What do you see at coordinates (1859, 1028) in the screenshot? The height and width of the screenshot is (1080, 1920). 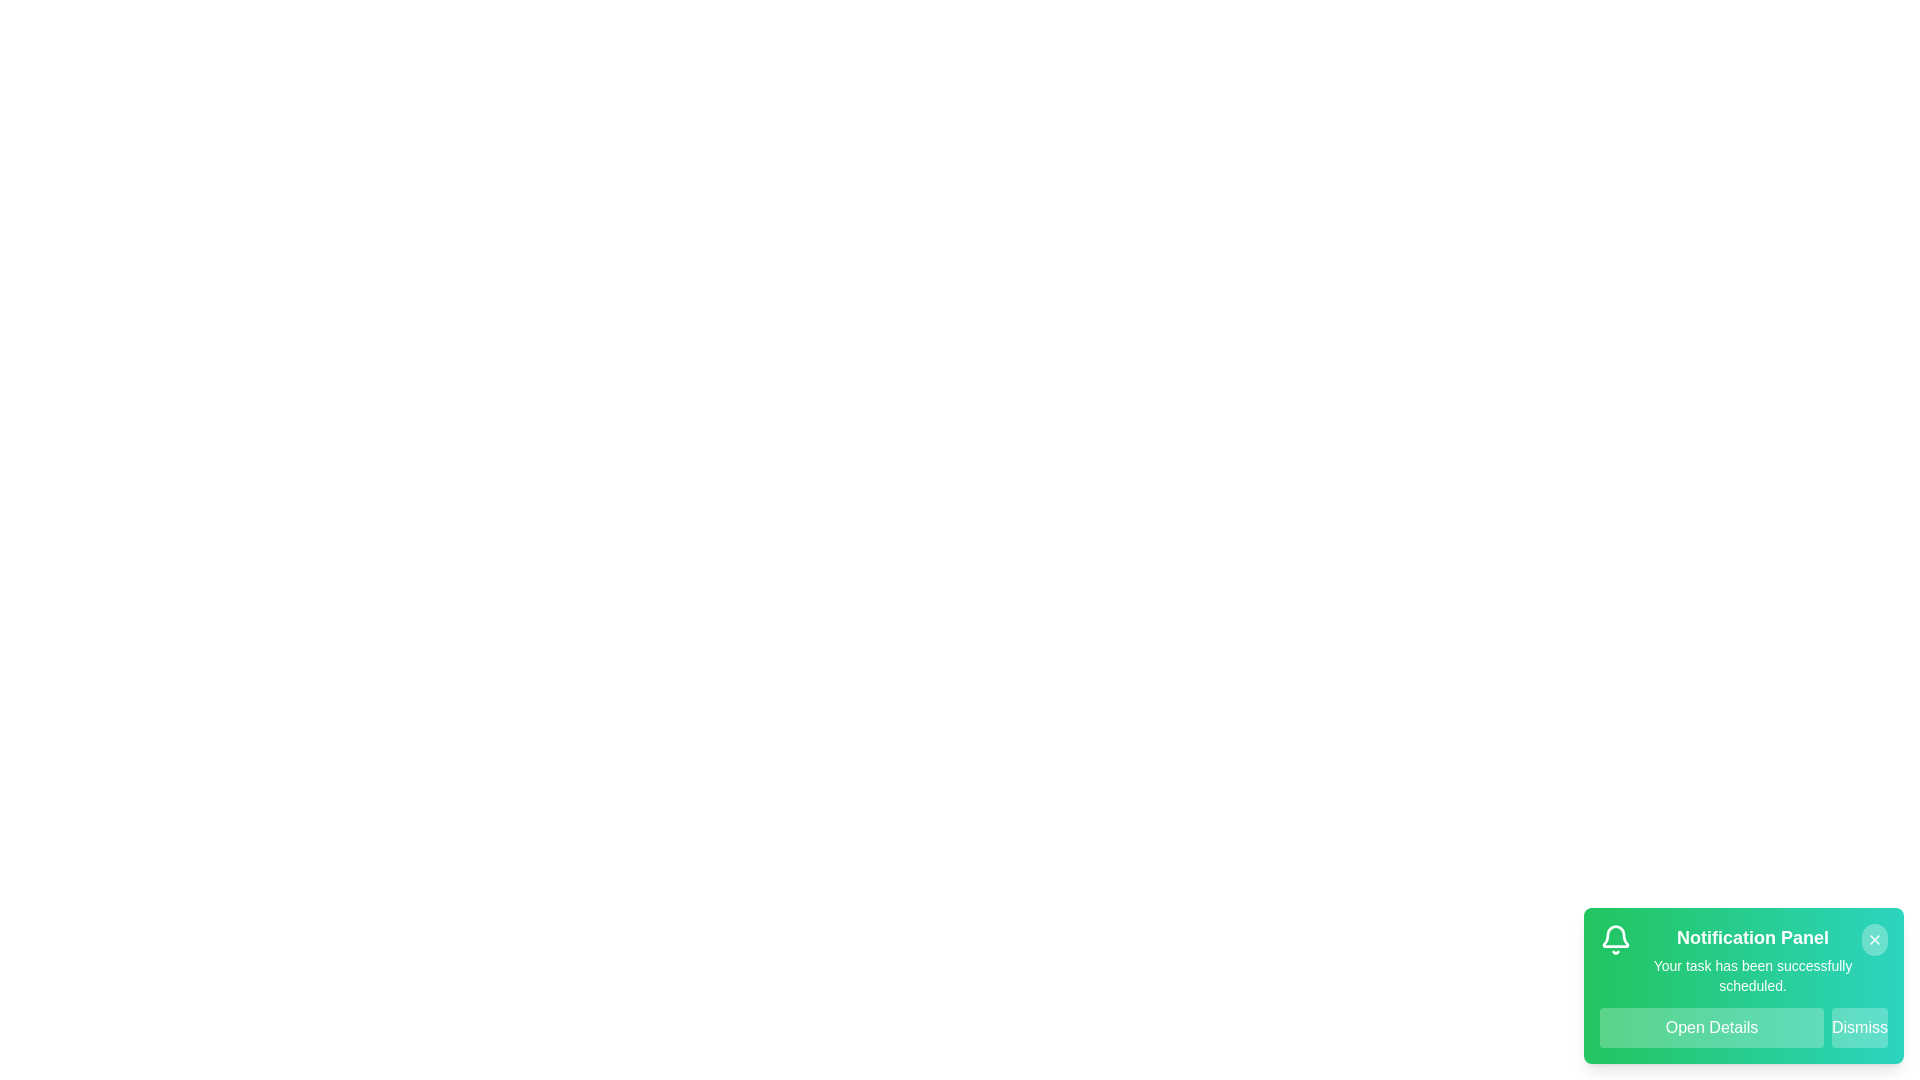 I see `the 'Dismiss' button to hide the notification` at bounding box center [1859, 1028].